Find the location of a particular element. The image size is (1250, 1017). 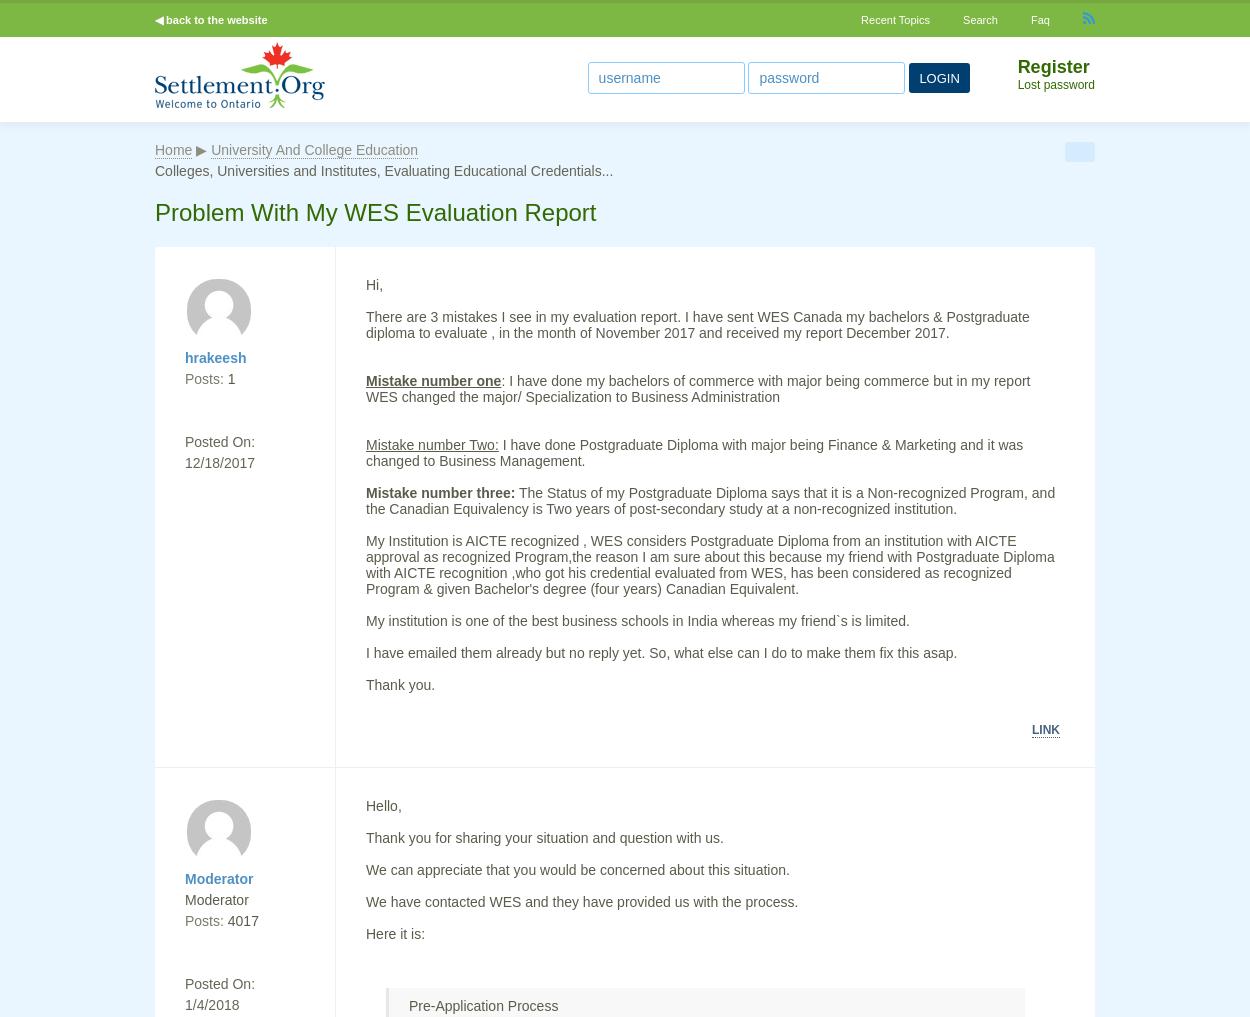

'Mistake number one' is located at coordinates (433, 379).